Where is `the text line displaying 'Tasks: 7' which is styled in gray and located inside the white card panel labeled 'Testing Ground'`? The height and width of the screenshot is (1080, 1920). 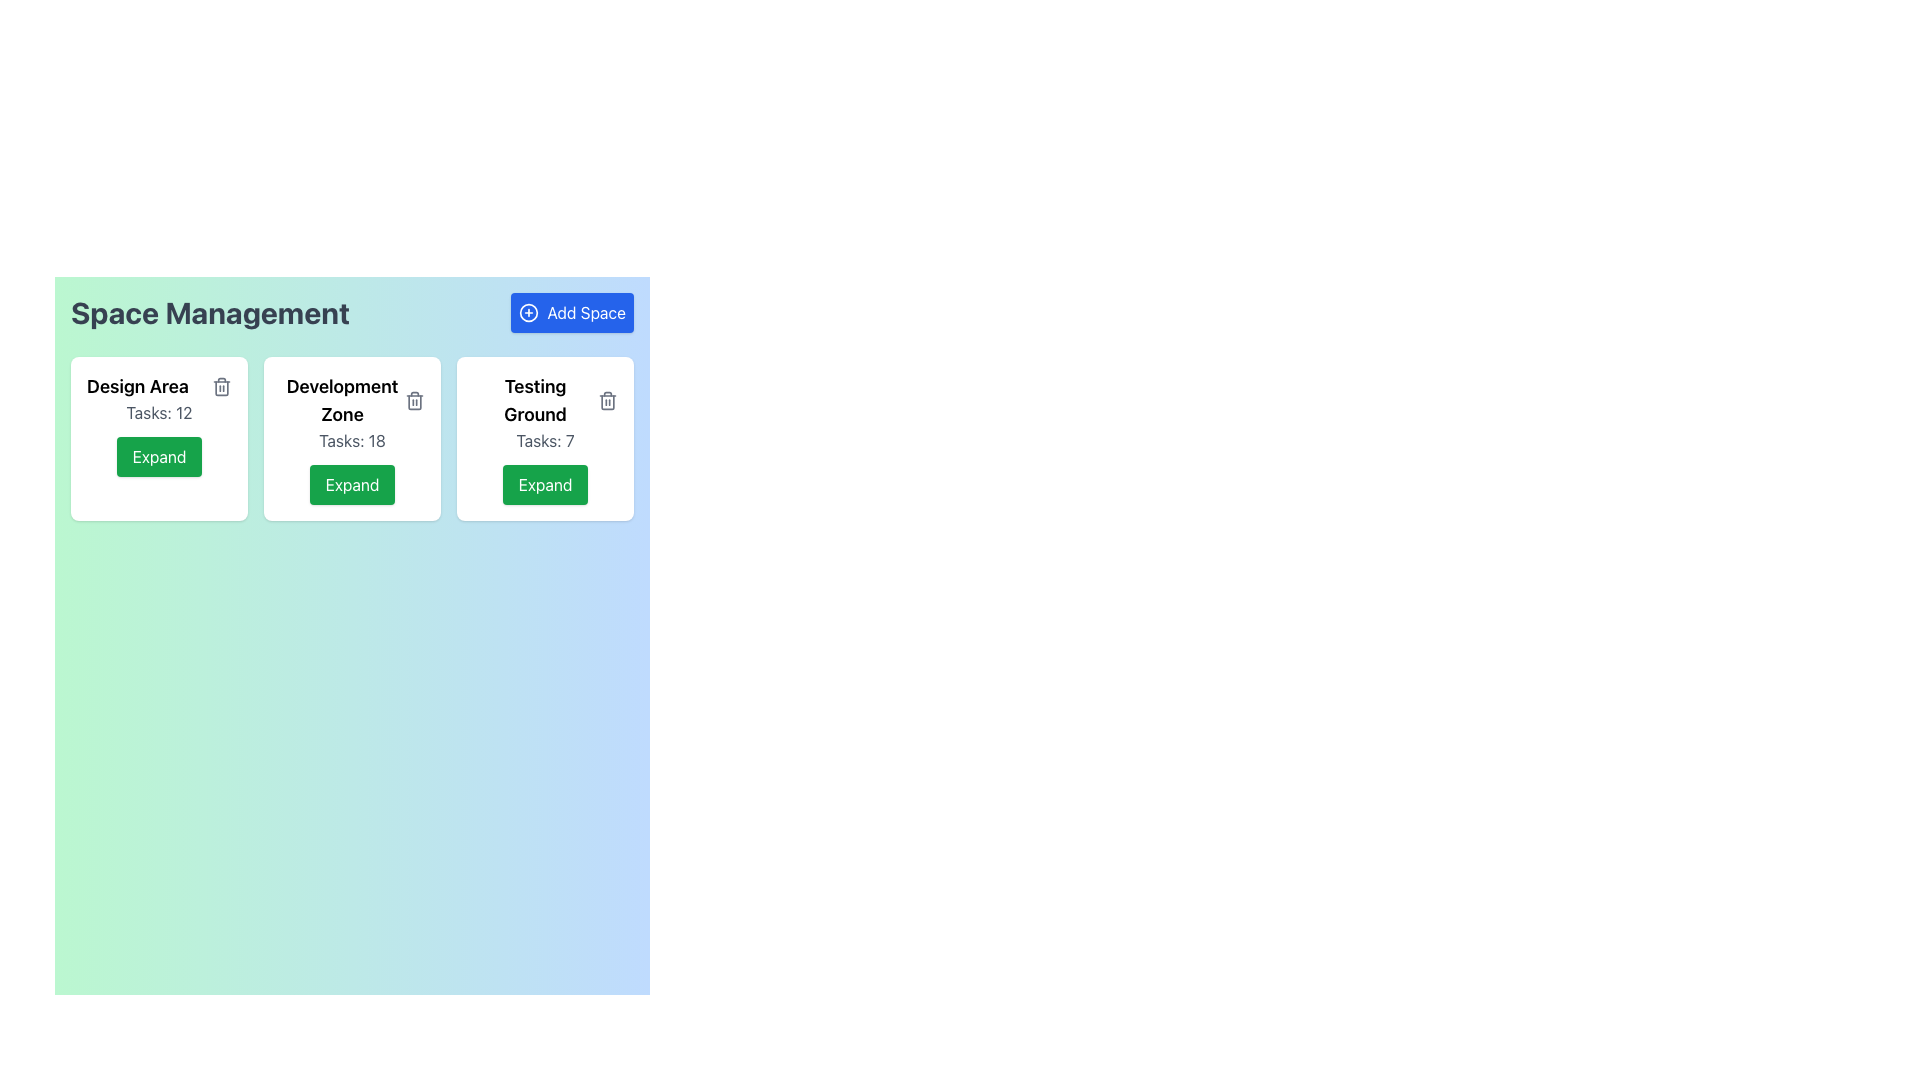
the text line displaying 'Tasks: 7' which is styled in gray and located inside the white card panel labeled 'Testing Ground' is located at coordinates (545, 439).